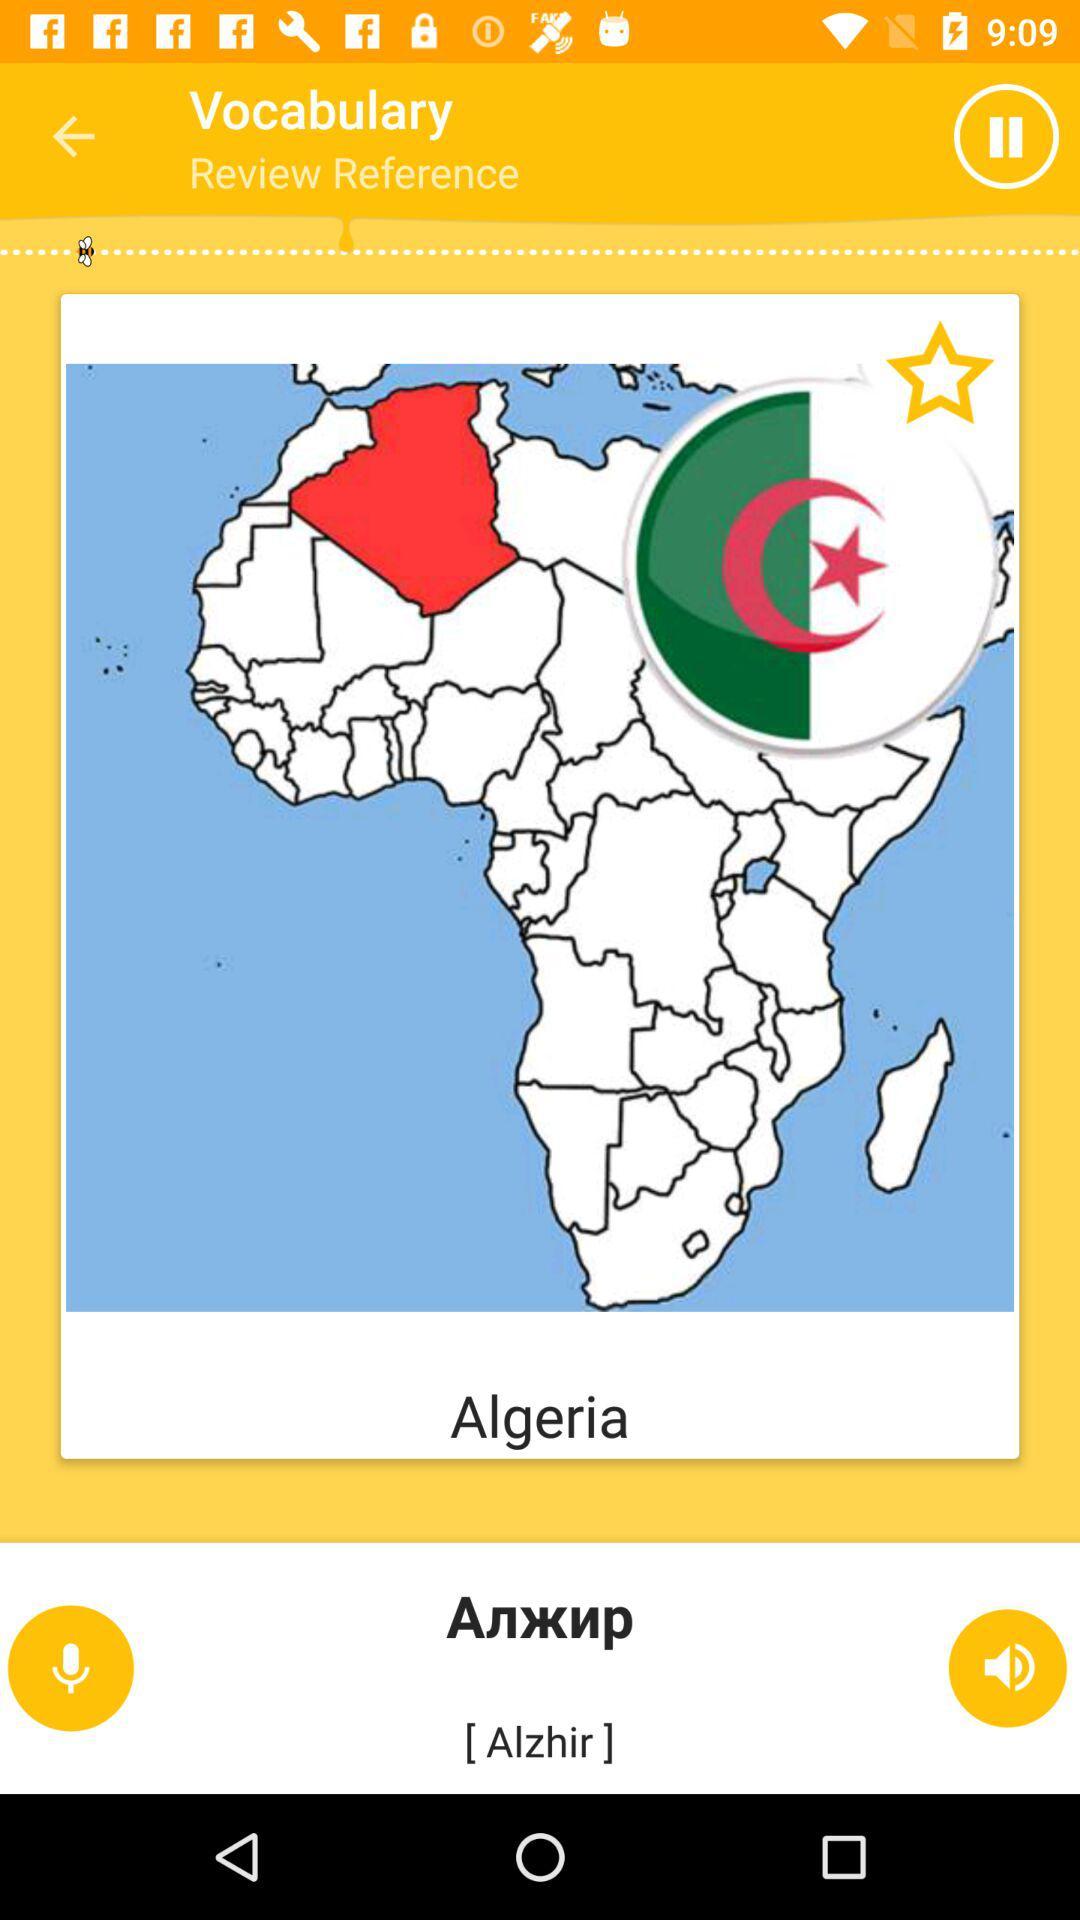 The height and width of the screenshot is (1920, 1080). What do you see at coordinates (1009, 1668) in the screenshot?
I see `the volume icon` at bounding box center [1009, 1668].